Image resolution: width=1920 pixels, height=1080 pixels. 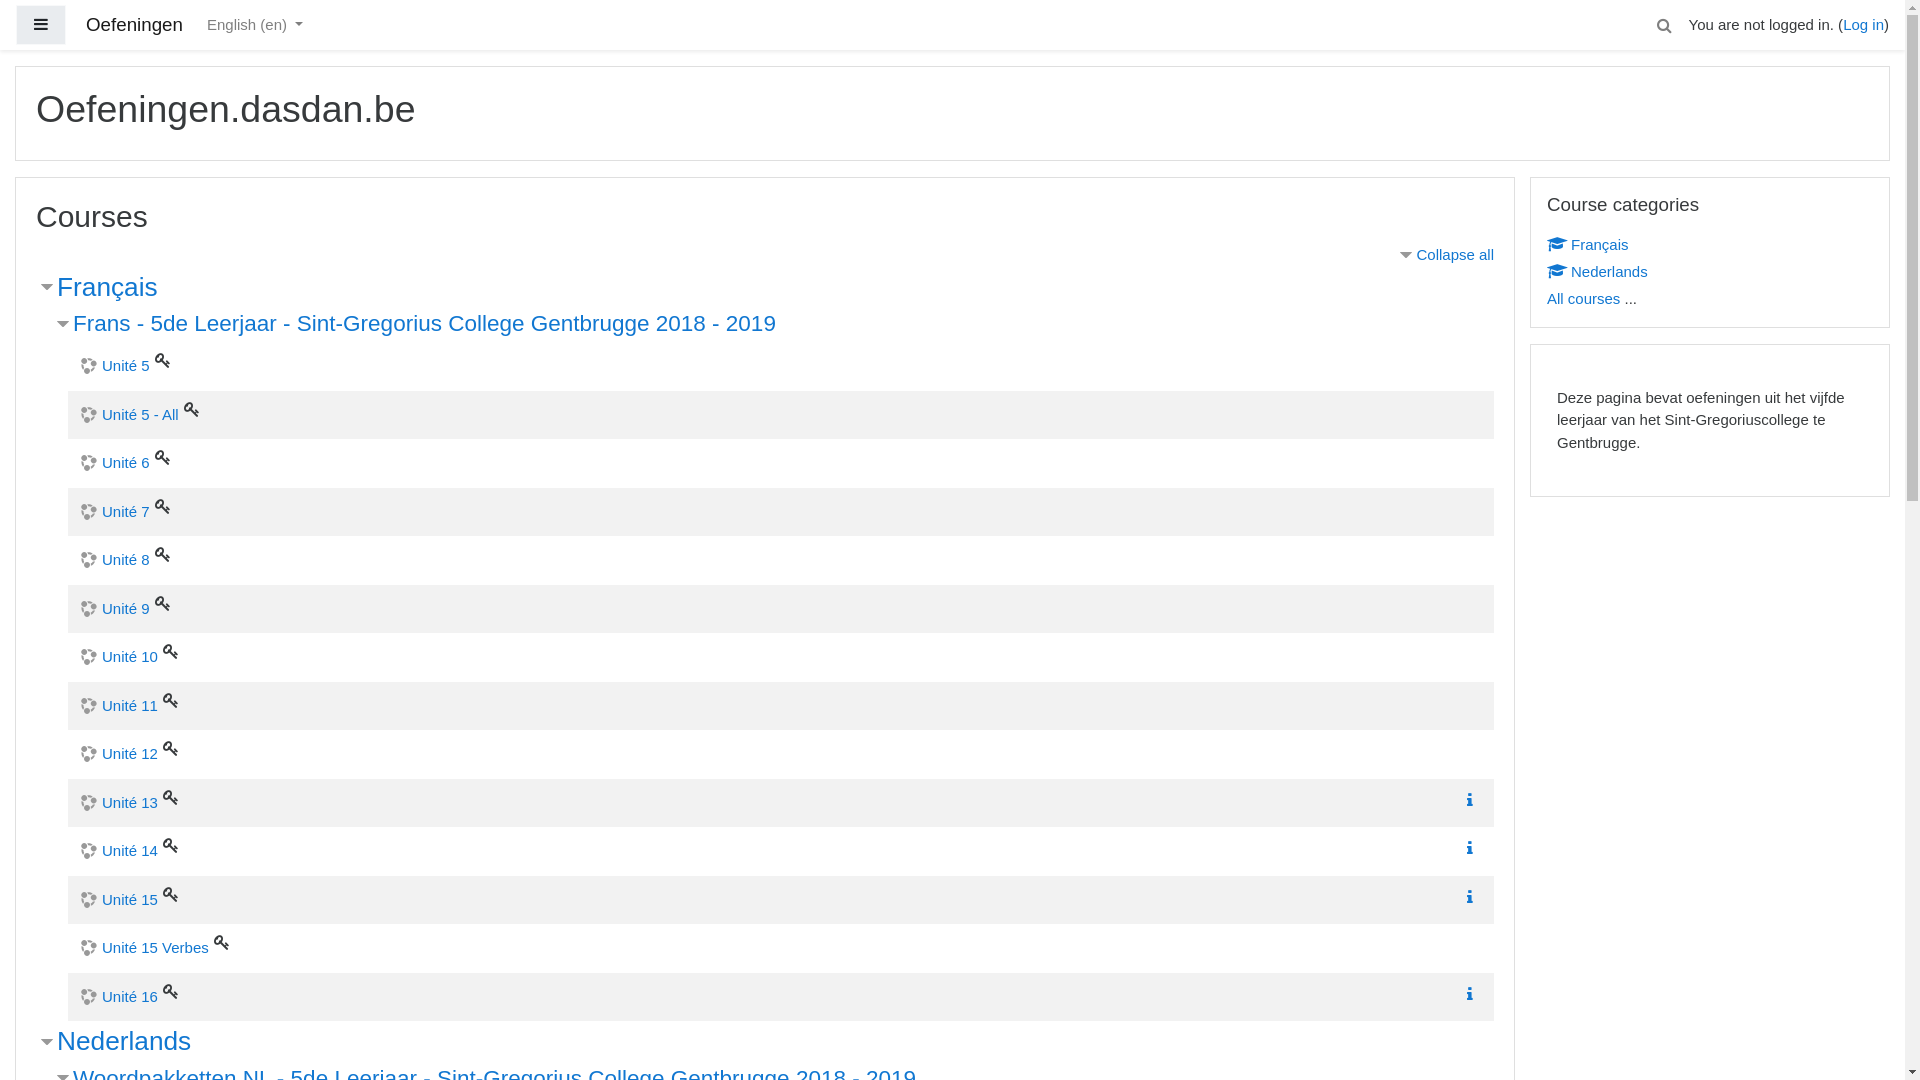 I want to click on 'Nederlands', so click(x=1596, y=270).